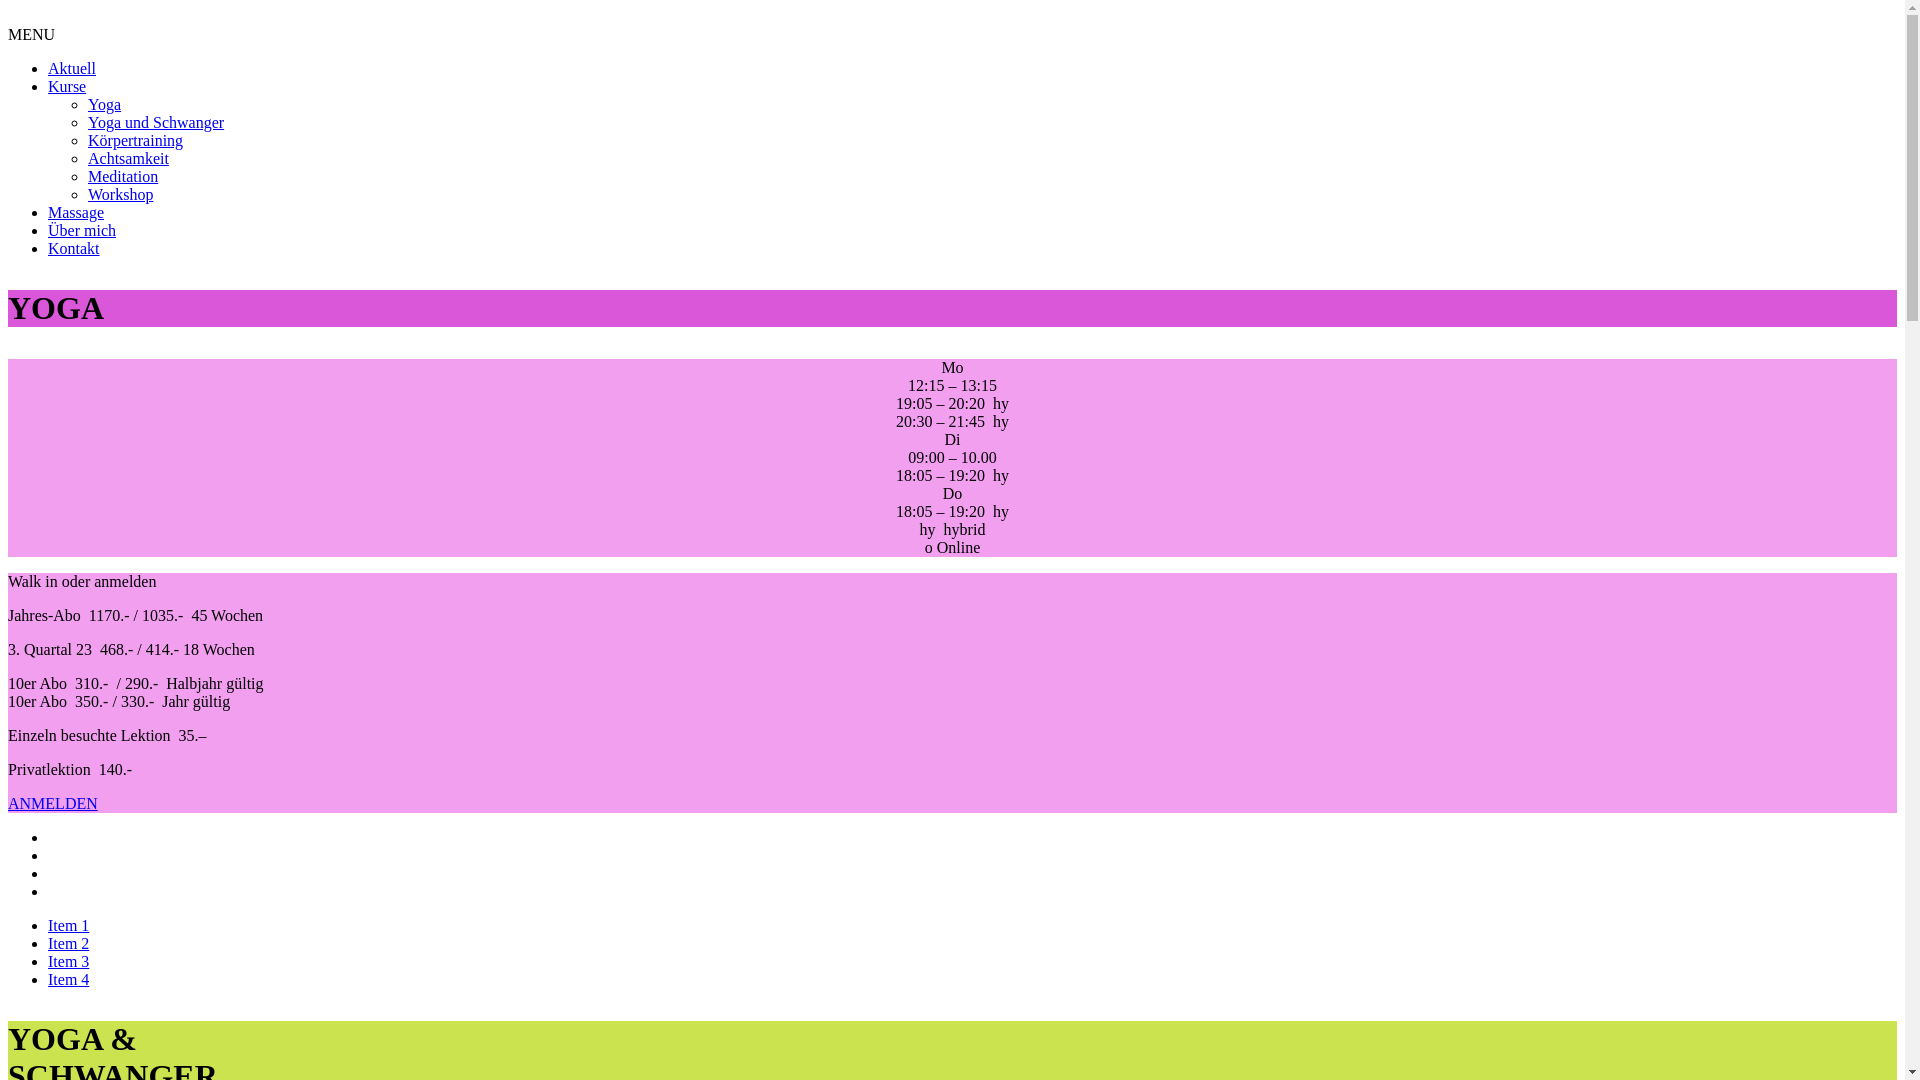 Image resolution: width=1920 pixels, height=1080 pixels. Describe the element at coordinates (119, 194) in the screenshot. I see `'Workshop'` at that location.